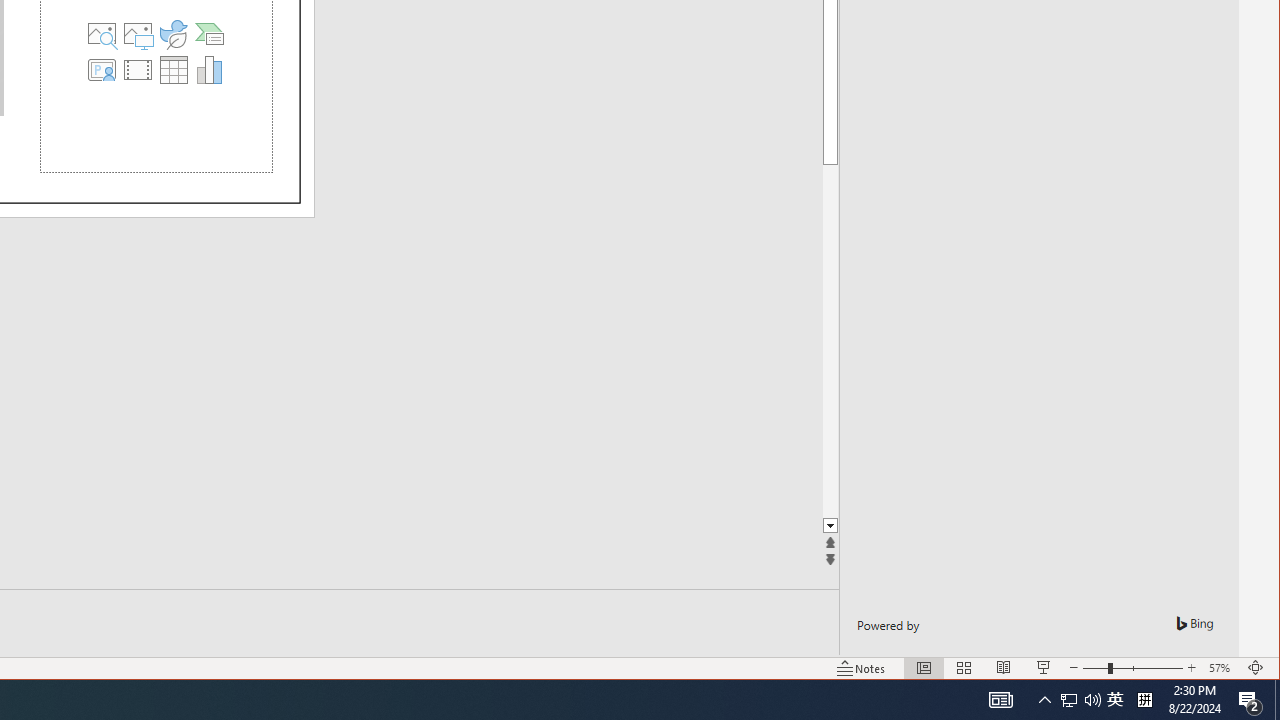  I want to click on 'Zoom 57%', so click(1221, 668).